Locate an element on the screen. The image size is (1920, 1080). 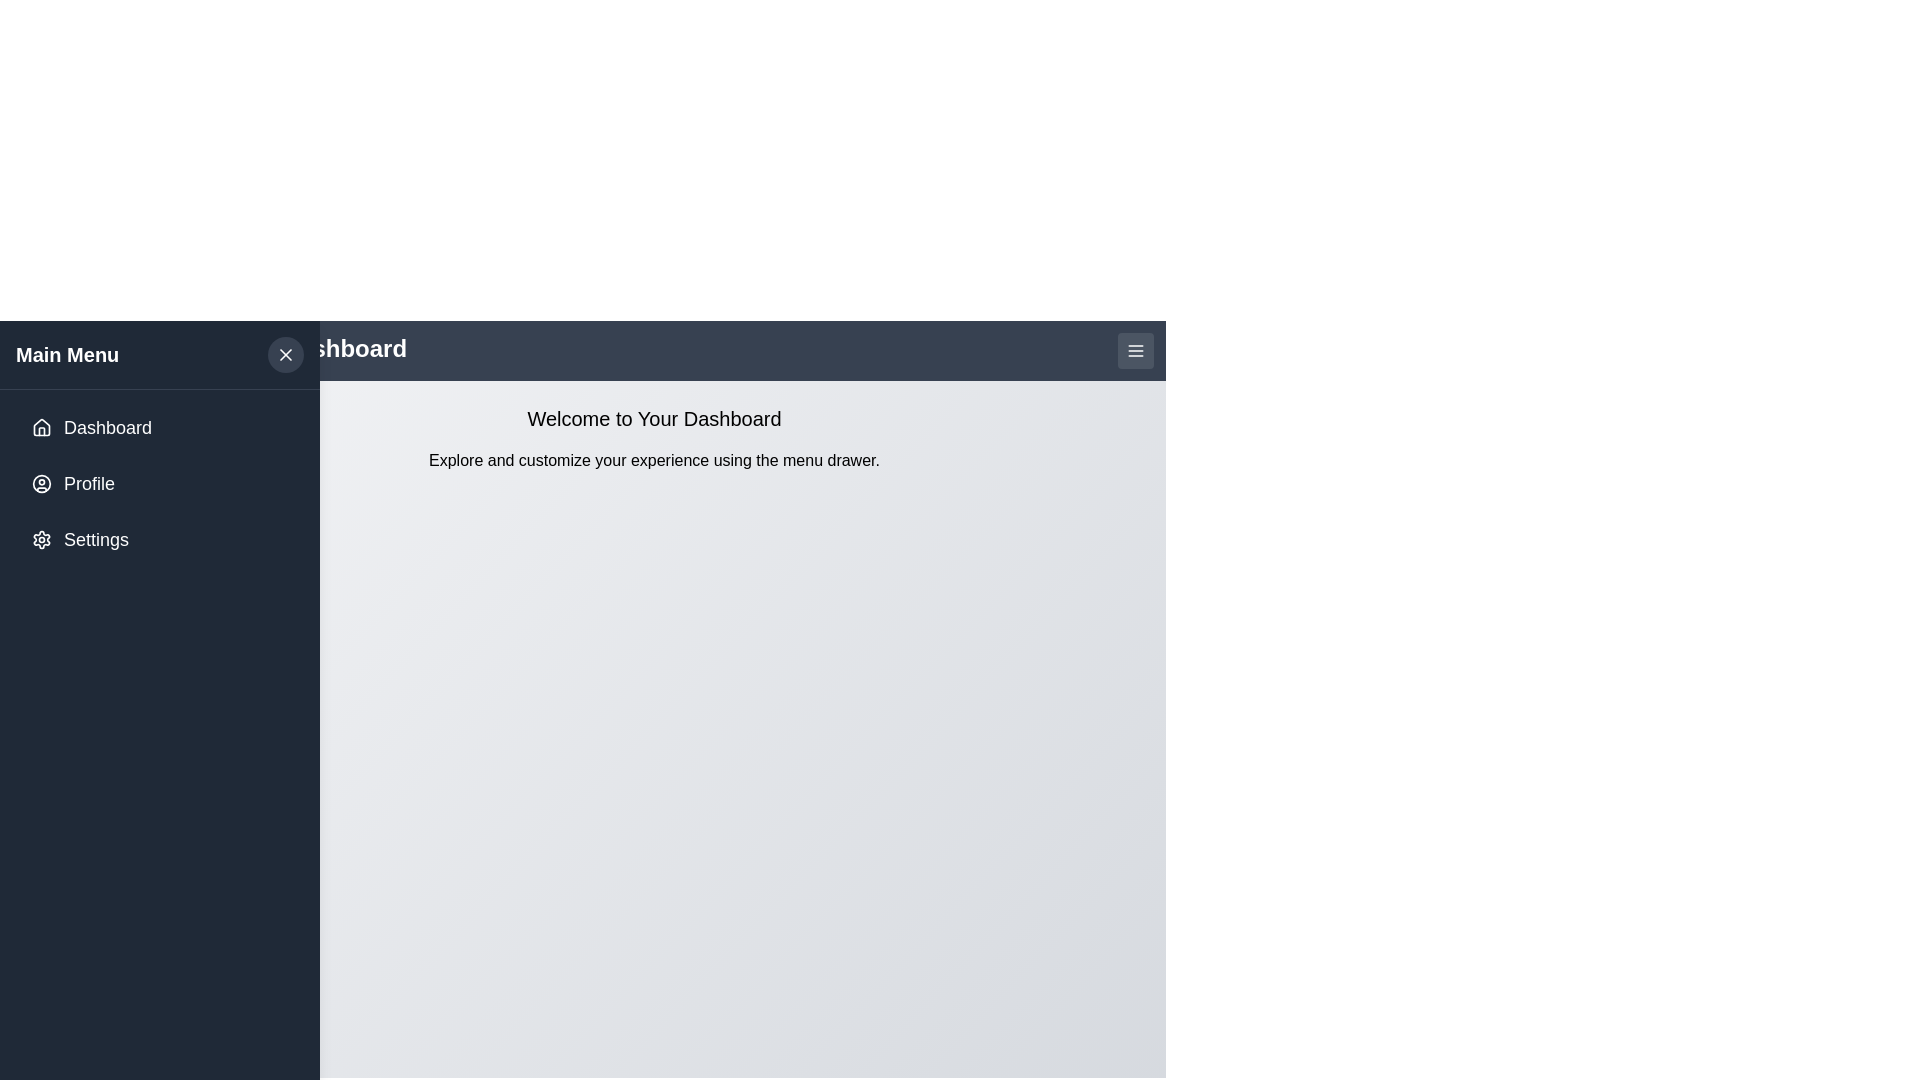
the menu toggle button located at the top-right corner of the interface is located at coordinates (1136, 350).